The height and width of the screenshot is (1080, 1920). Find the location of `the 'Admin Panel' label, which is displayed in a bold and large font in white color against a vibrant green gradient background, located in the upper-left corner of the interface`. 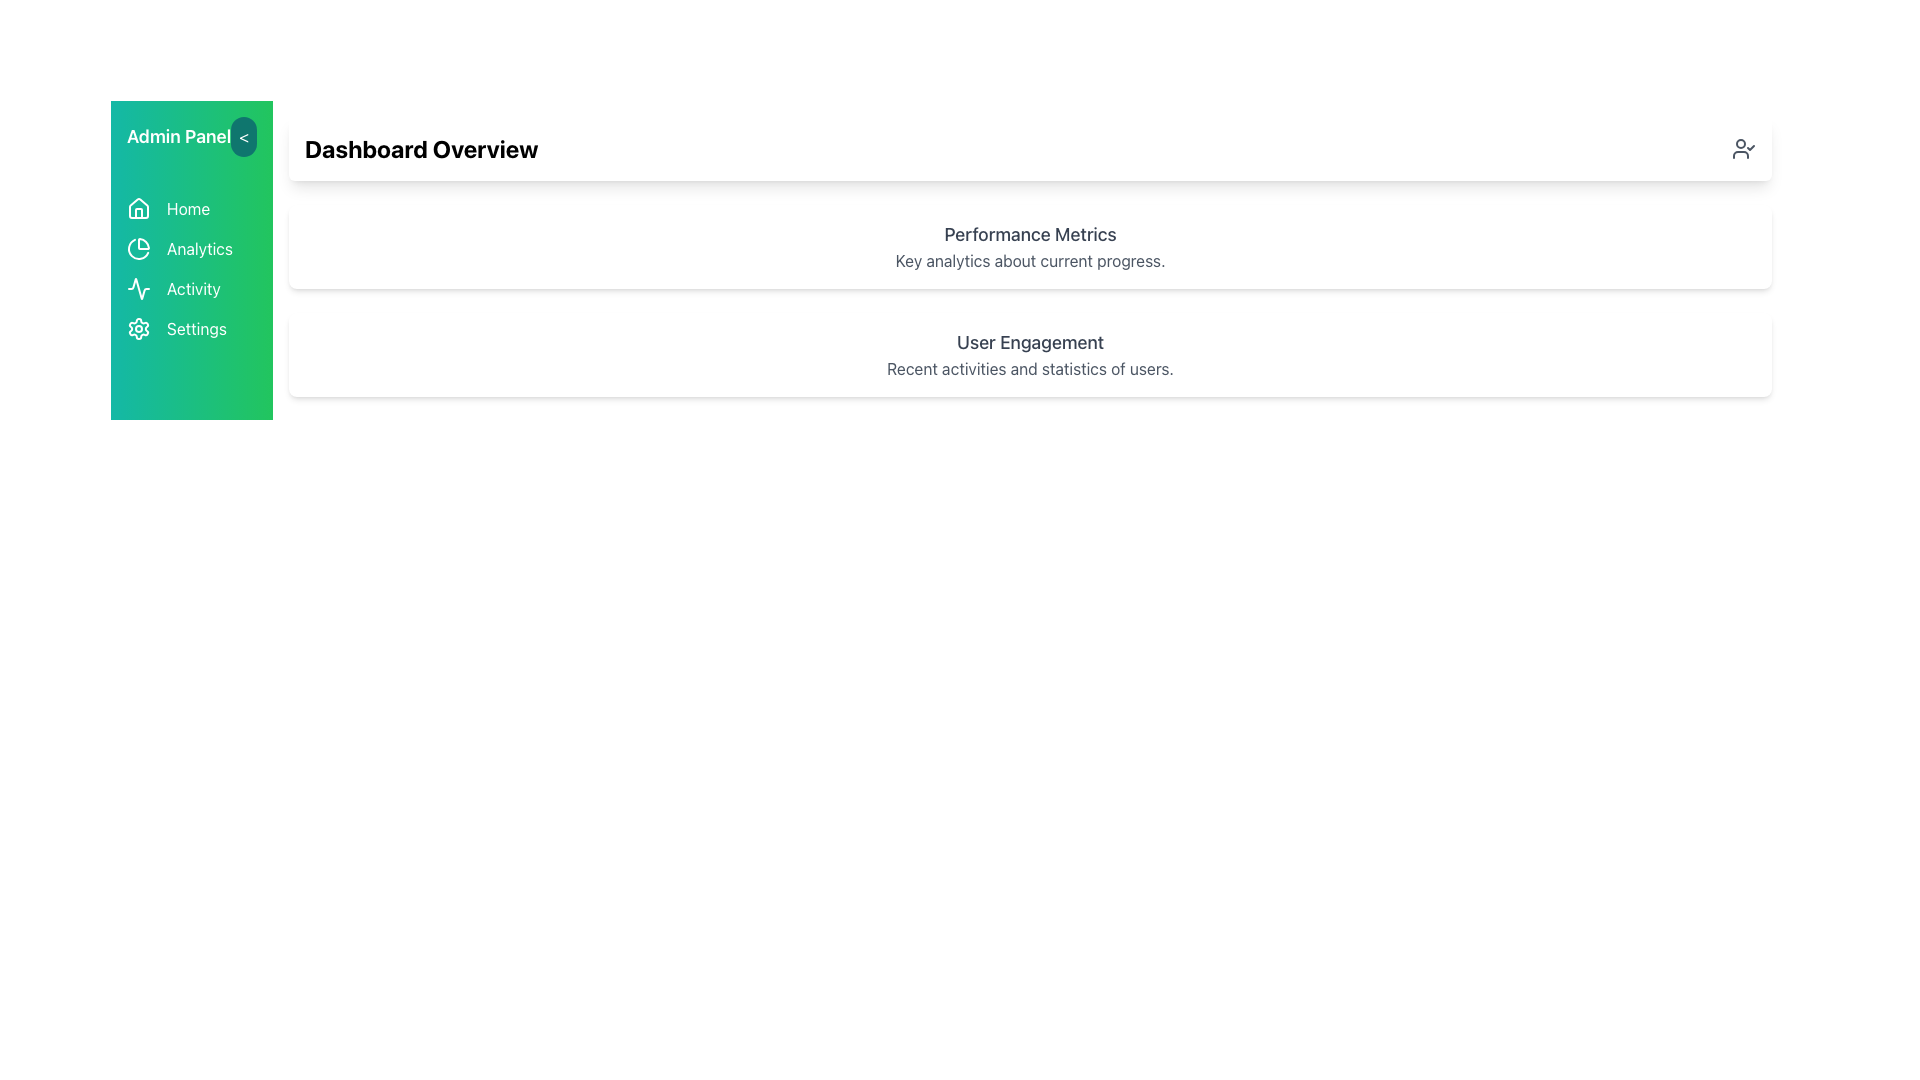

the 'Admin Panel' label, which is displayed in a bold and large font in white color against a vibrant green gradient background, located in the upper-left corner of the interface is located at coordinates (179, 136).